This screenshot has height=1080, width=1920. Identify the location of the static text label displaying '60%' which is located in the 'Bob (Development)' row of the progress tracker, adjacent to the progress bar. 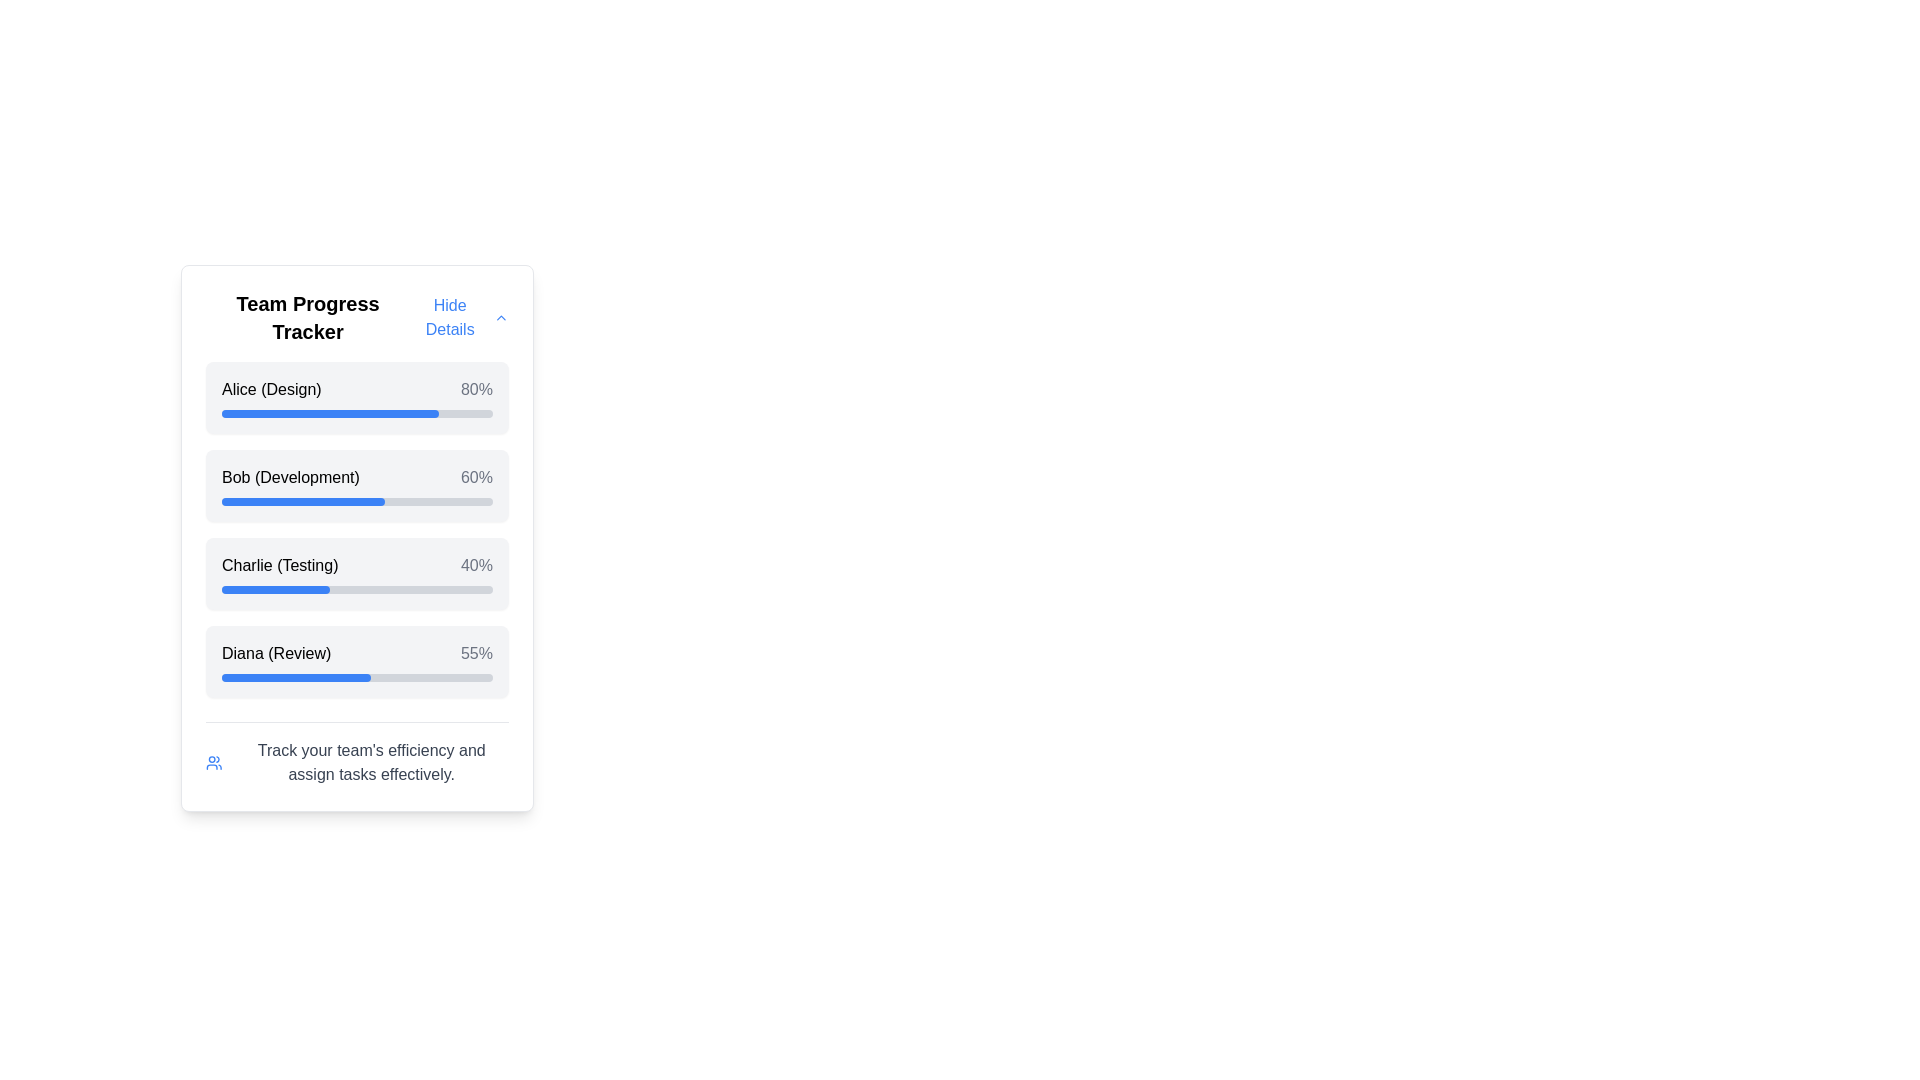
(475, 478).